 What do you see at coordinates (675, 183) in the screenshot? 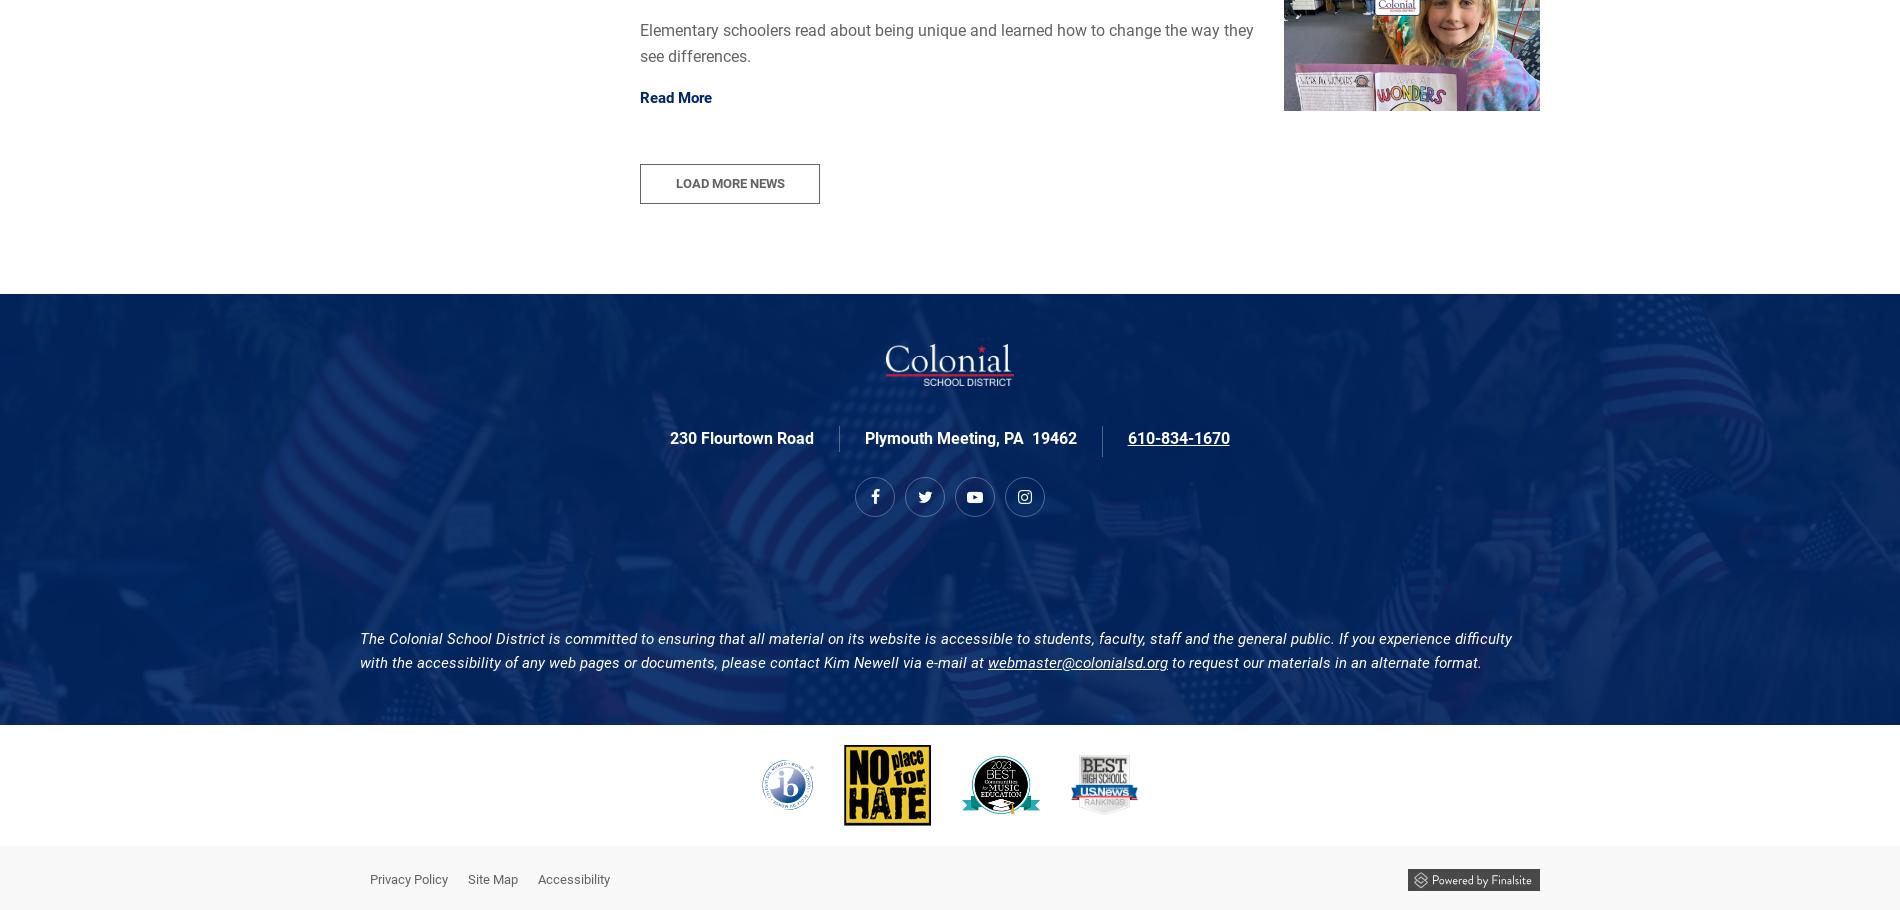
I see `'Load More News'` at bounding box center [675, 183].